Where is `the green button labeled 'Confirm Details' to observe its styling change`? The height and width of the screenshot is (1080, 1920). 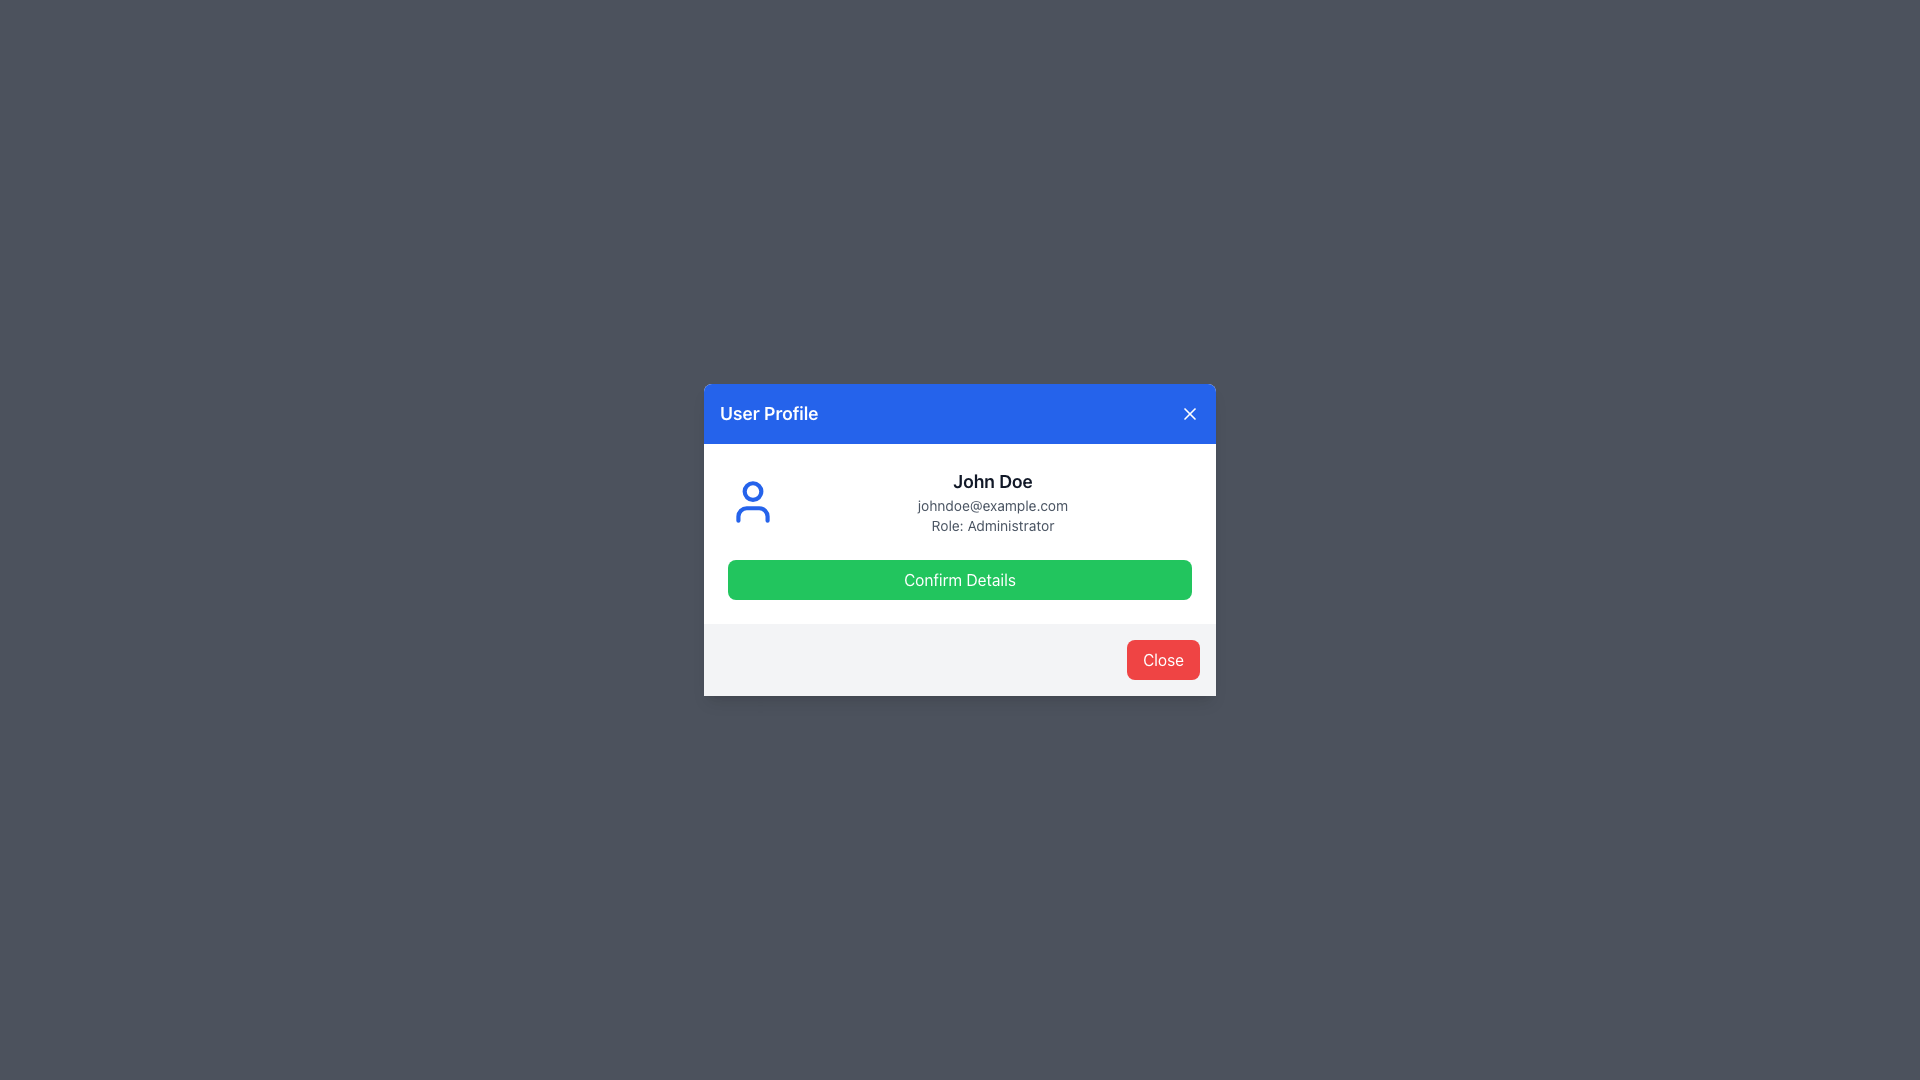
the green button labeled 'Confirm Details' to observe its styling change is located at coordinates (960, 579).